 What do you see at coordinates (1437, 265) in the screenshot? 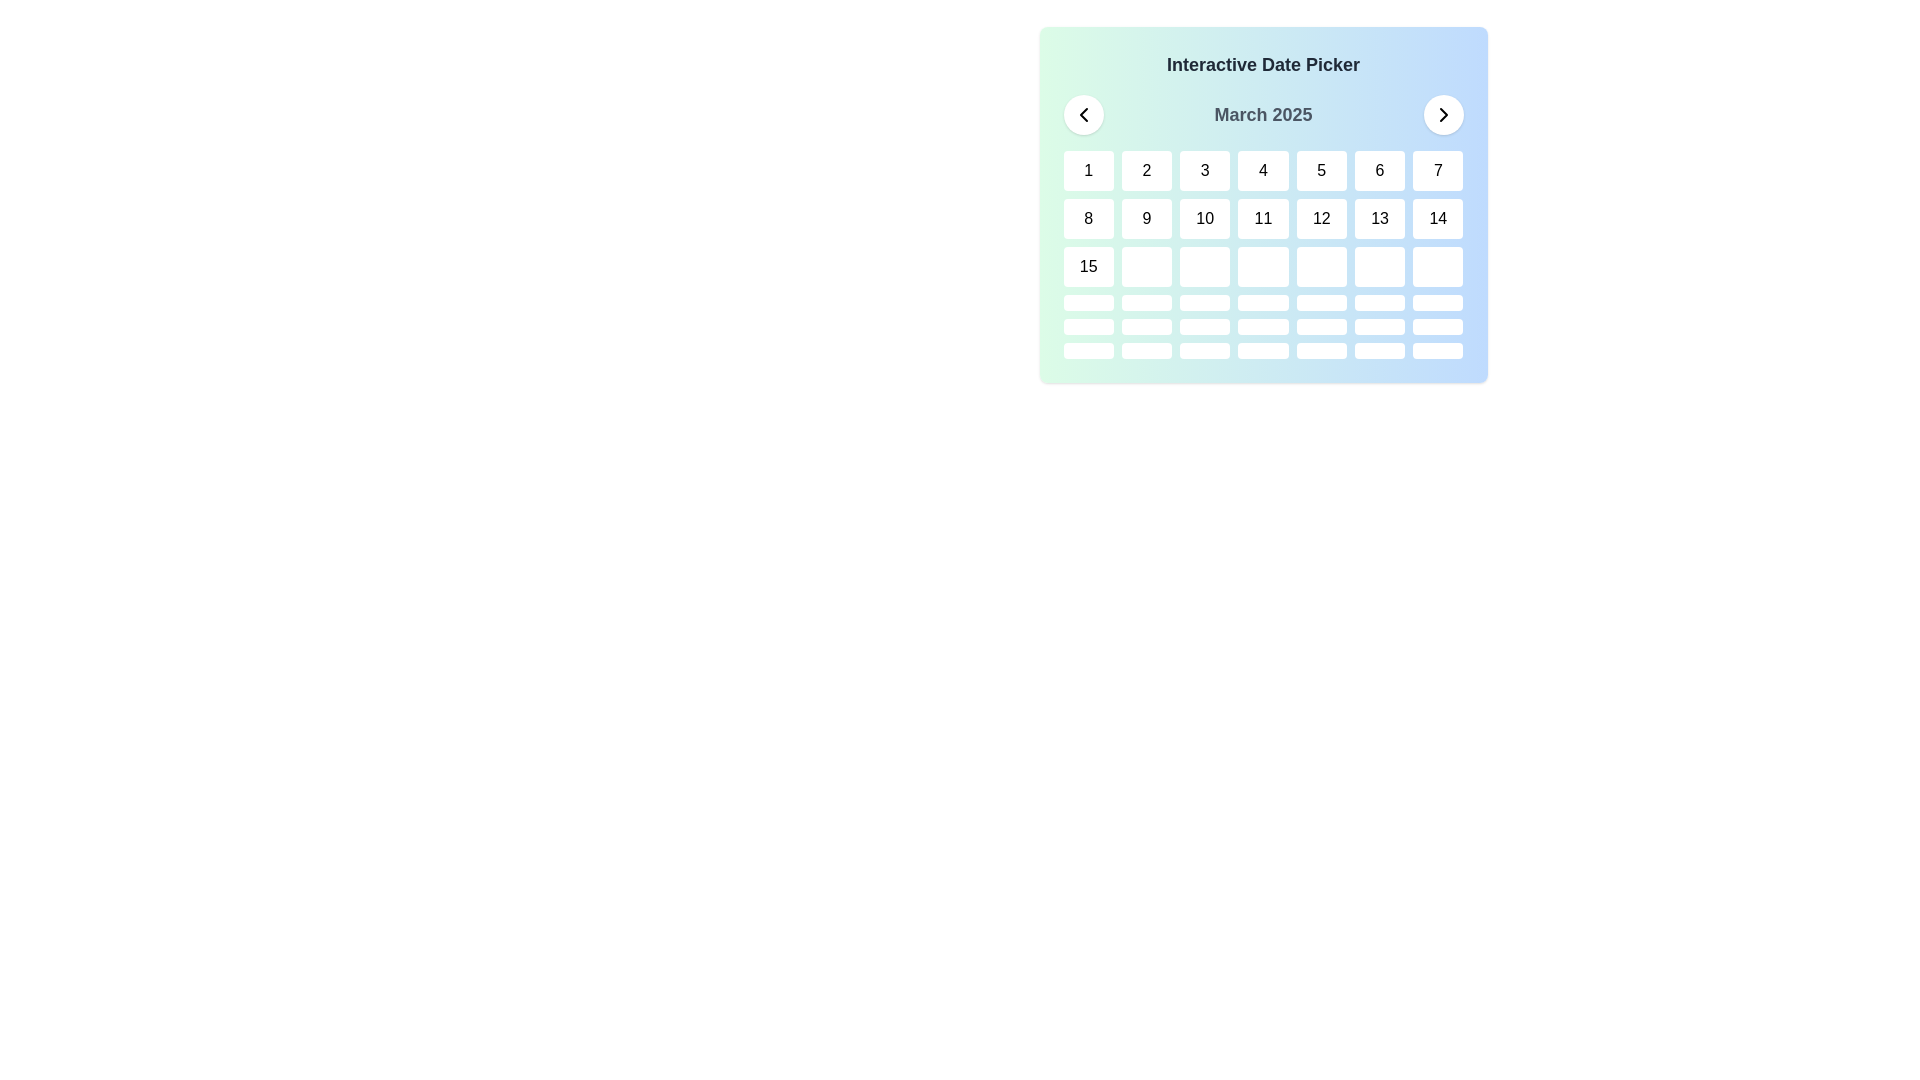
I see `the day selection button located in the bottom-right section of the date picker grid, specifically in the seventh column of the fourth row` at bounding box center [1437, 265].